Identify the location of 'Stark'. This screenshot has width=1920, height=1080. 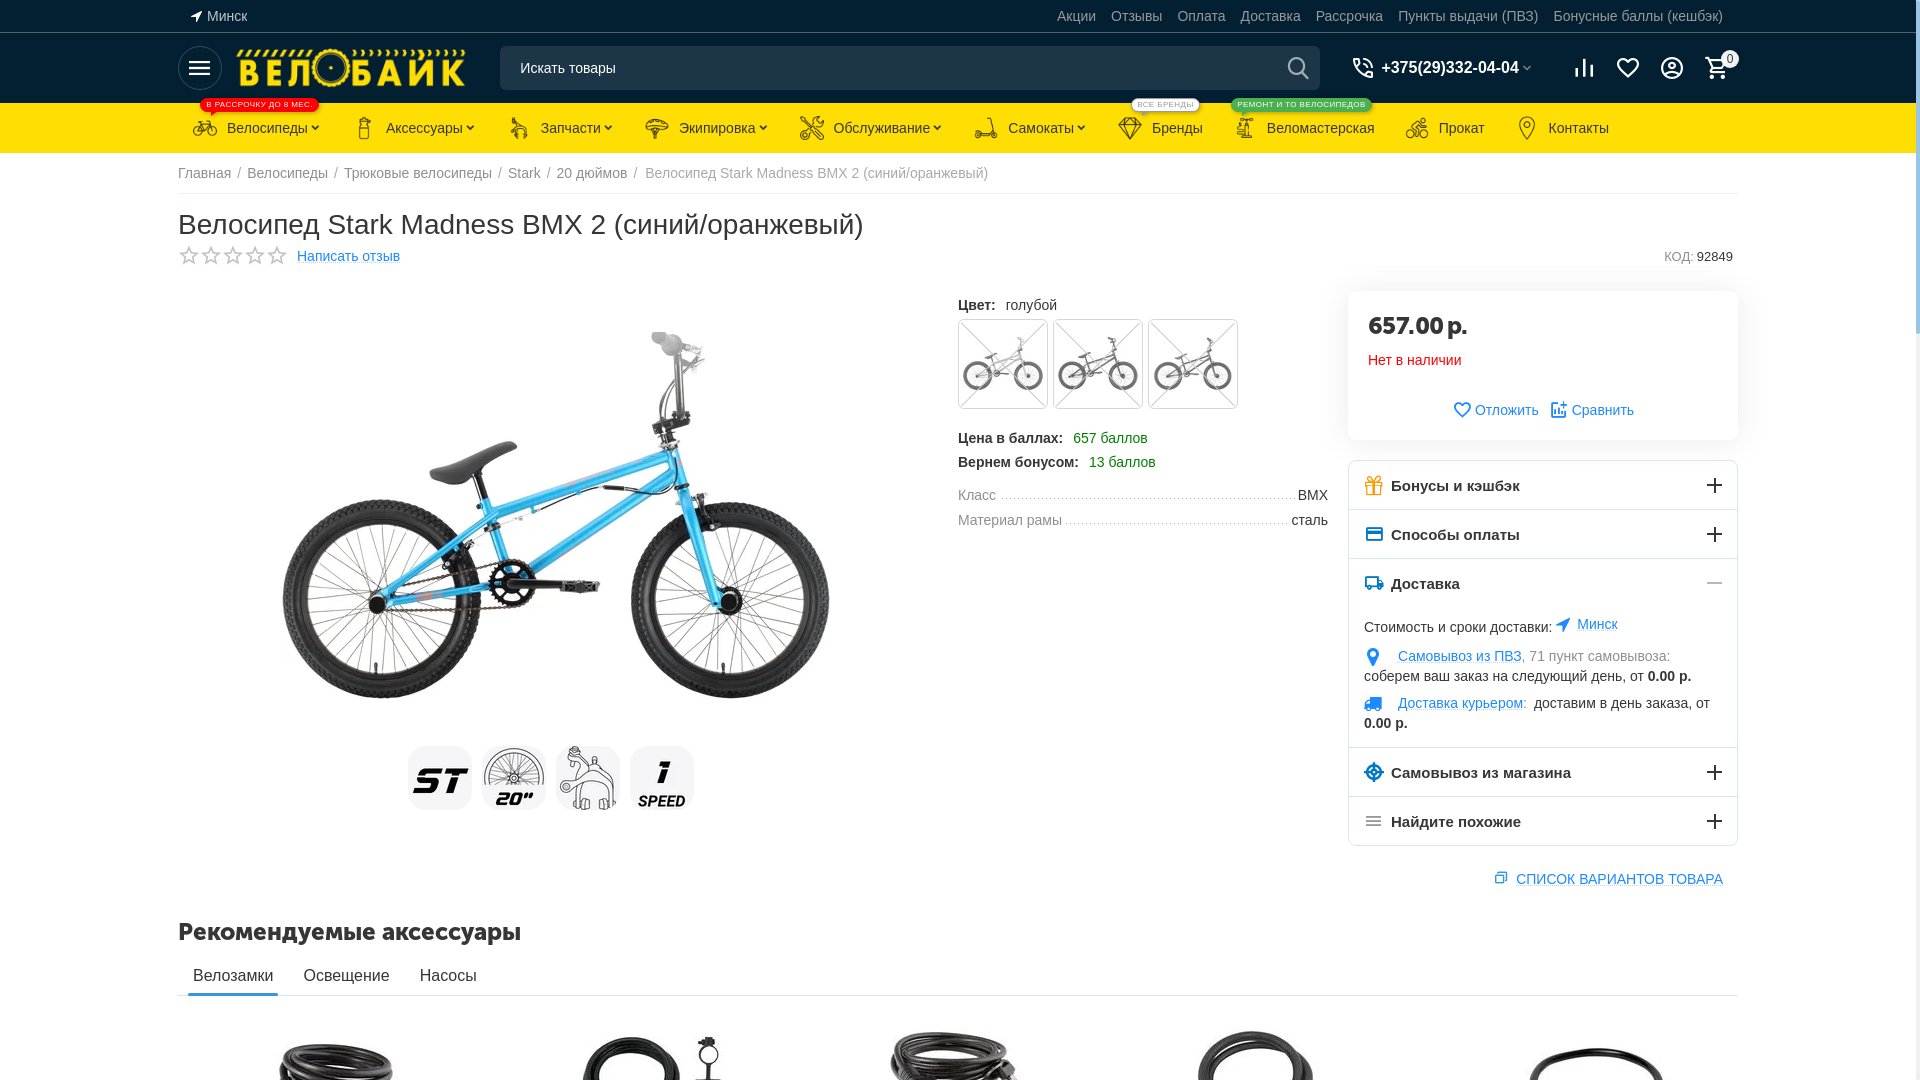
(524, 172).